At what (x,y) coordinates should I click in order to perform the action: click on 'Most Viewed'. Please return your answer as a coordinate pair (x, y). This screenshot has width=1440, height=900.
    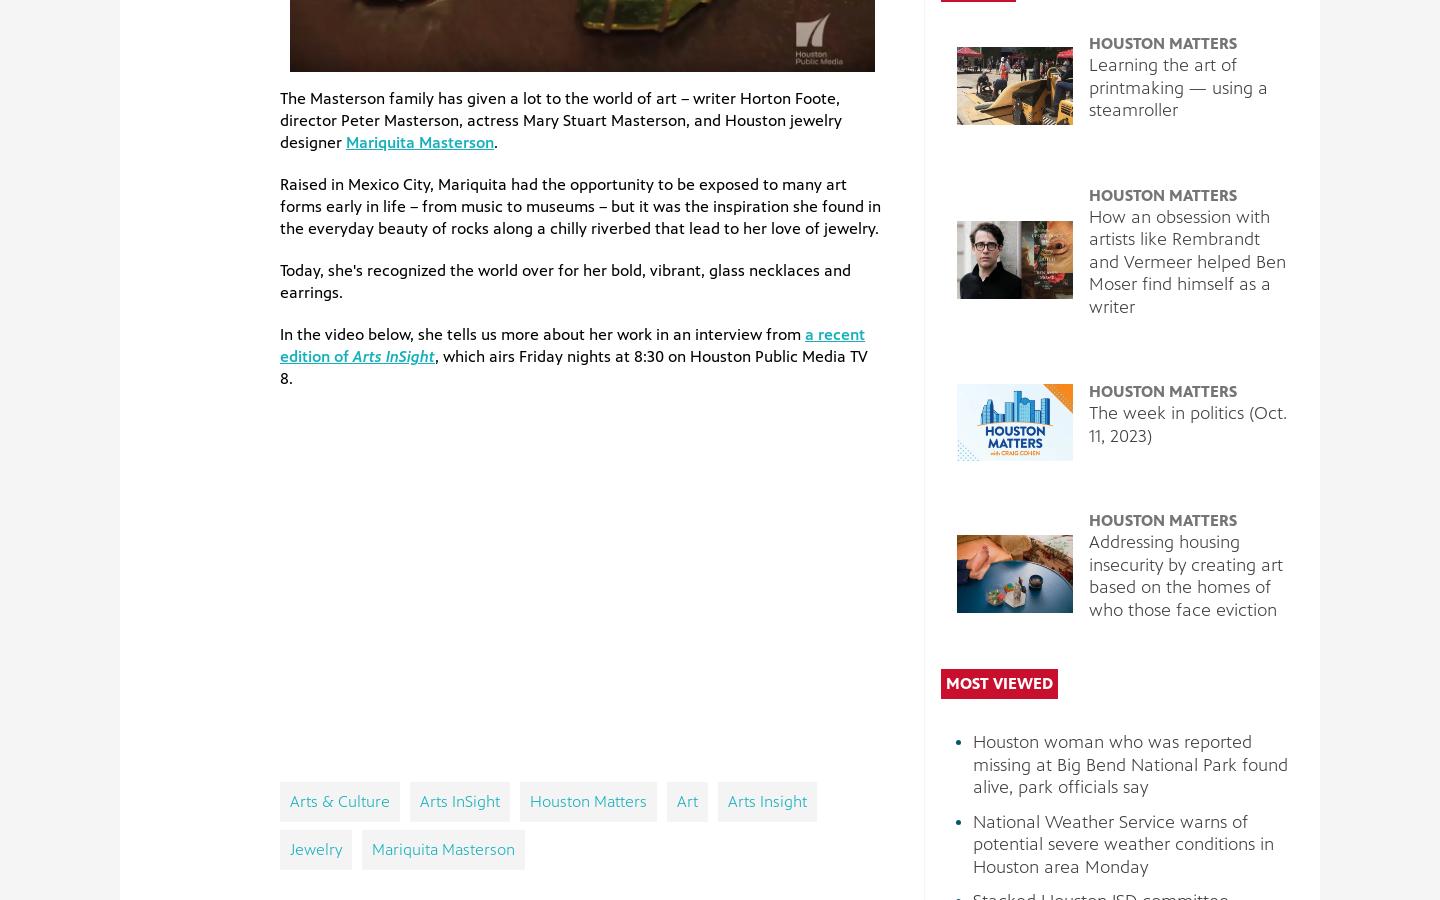
    Looking at the image, I should click on (998, 682).